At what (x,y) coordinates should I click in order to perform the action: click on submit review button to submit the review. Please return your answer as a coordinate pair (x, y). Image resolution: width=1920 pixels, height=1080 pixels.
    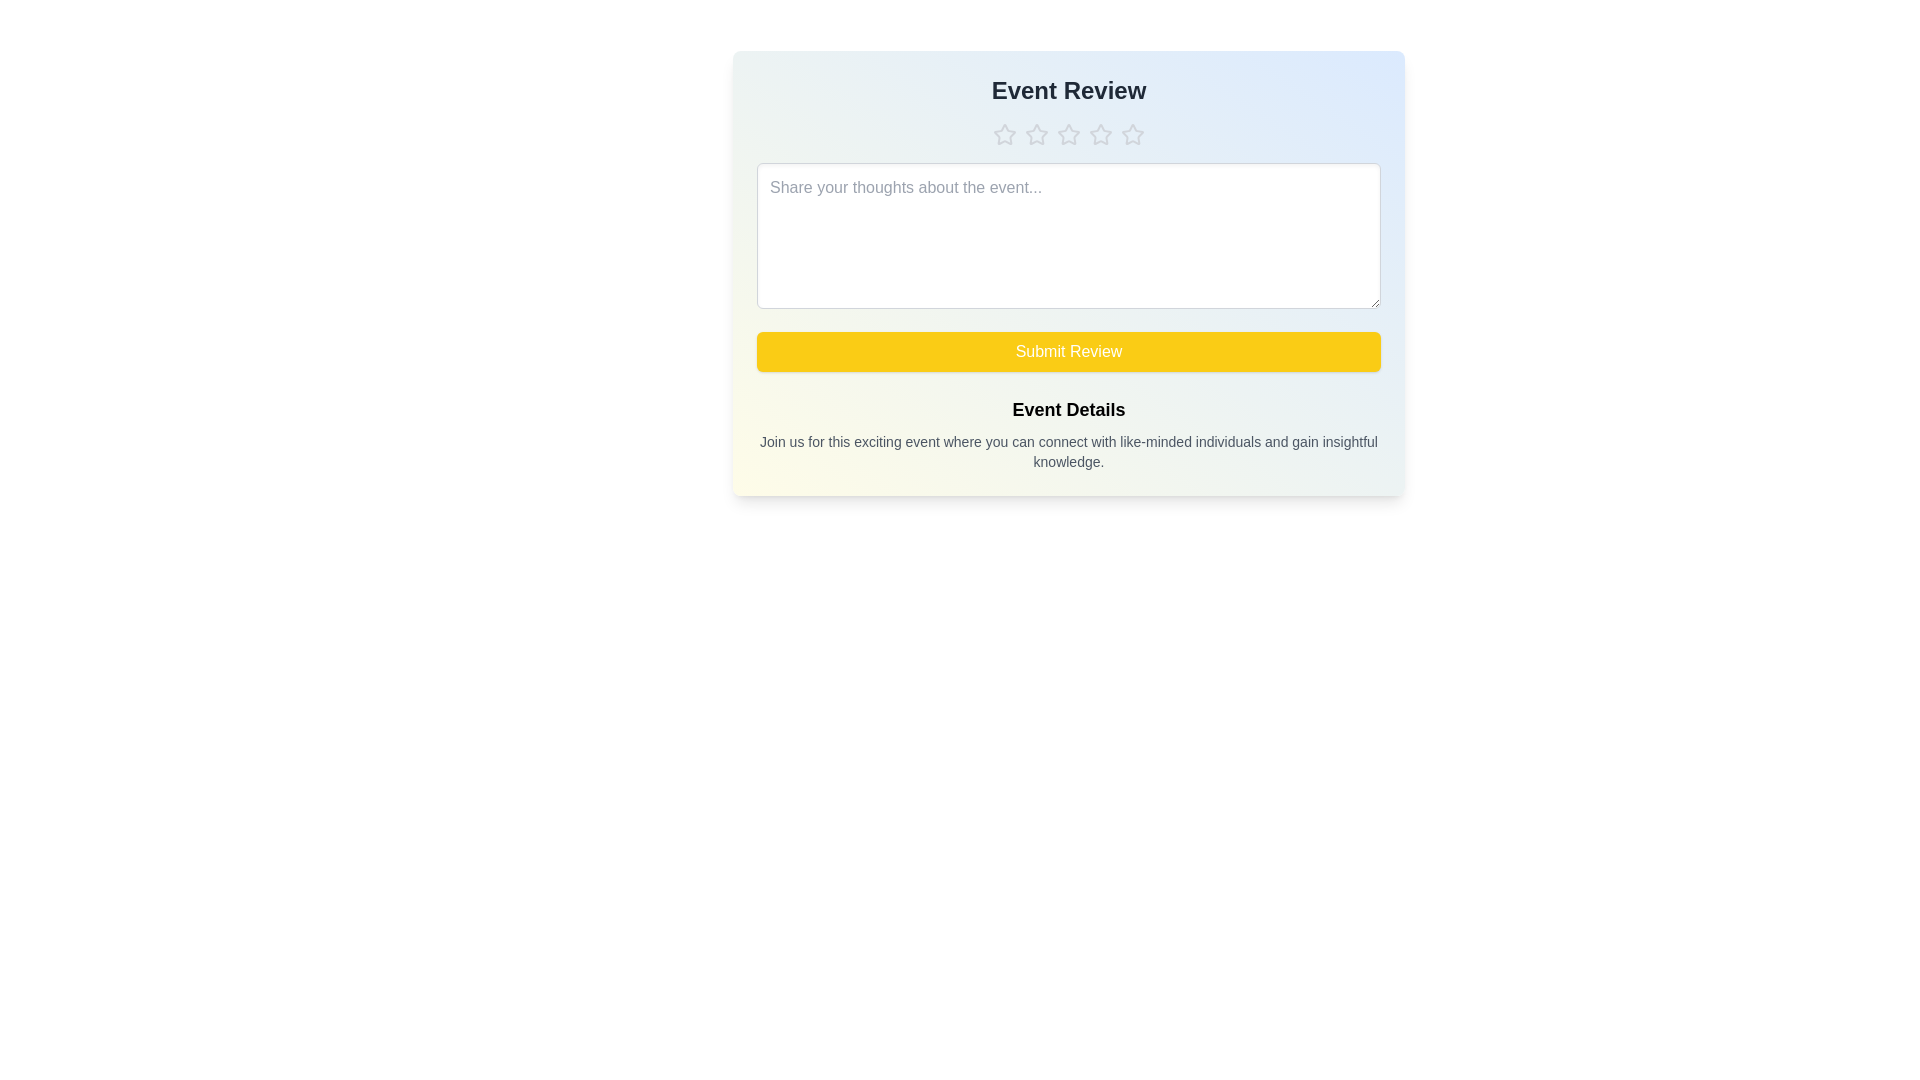
    Looking at the image, I should click on (1068, 350).